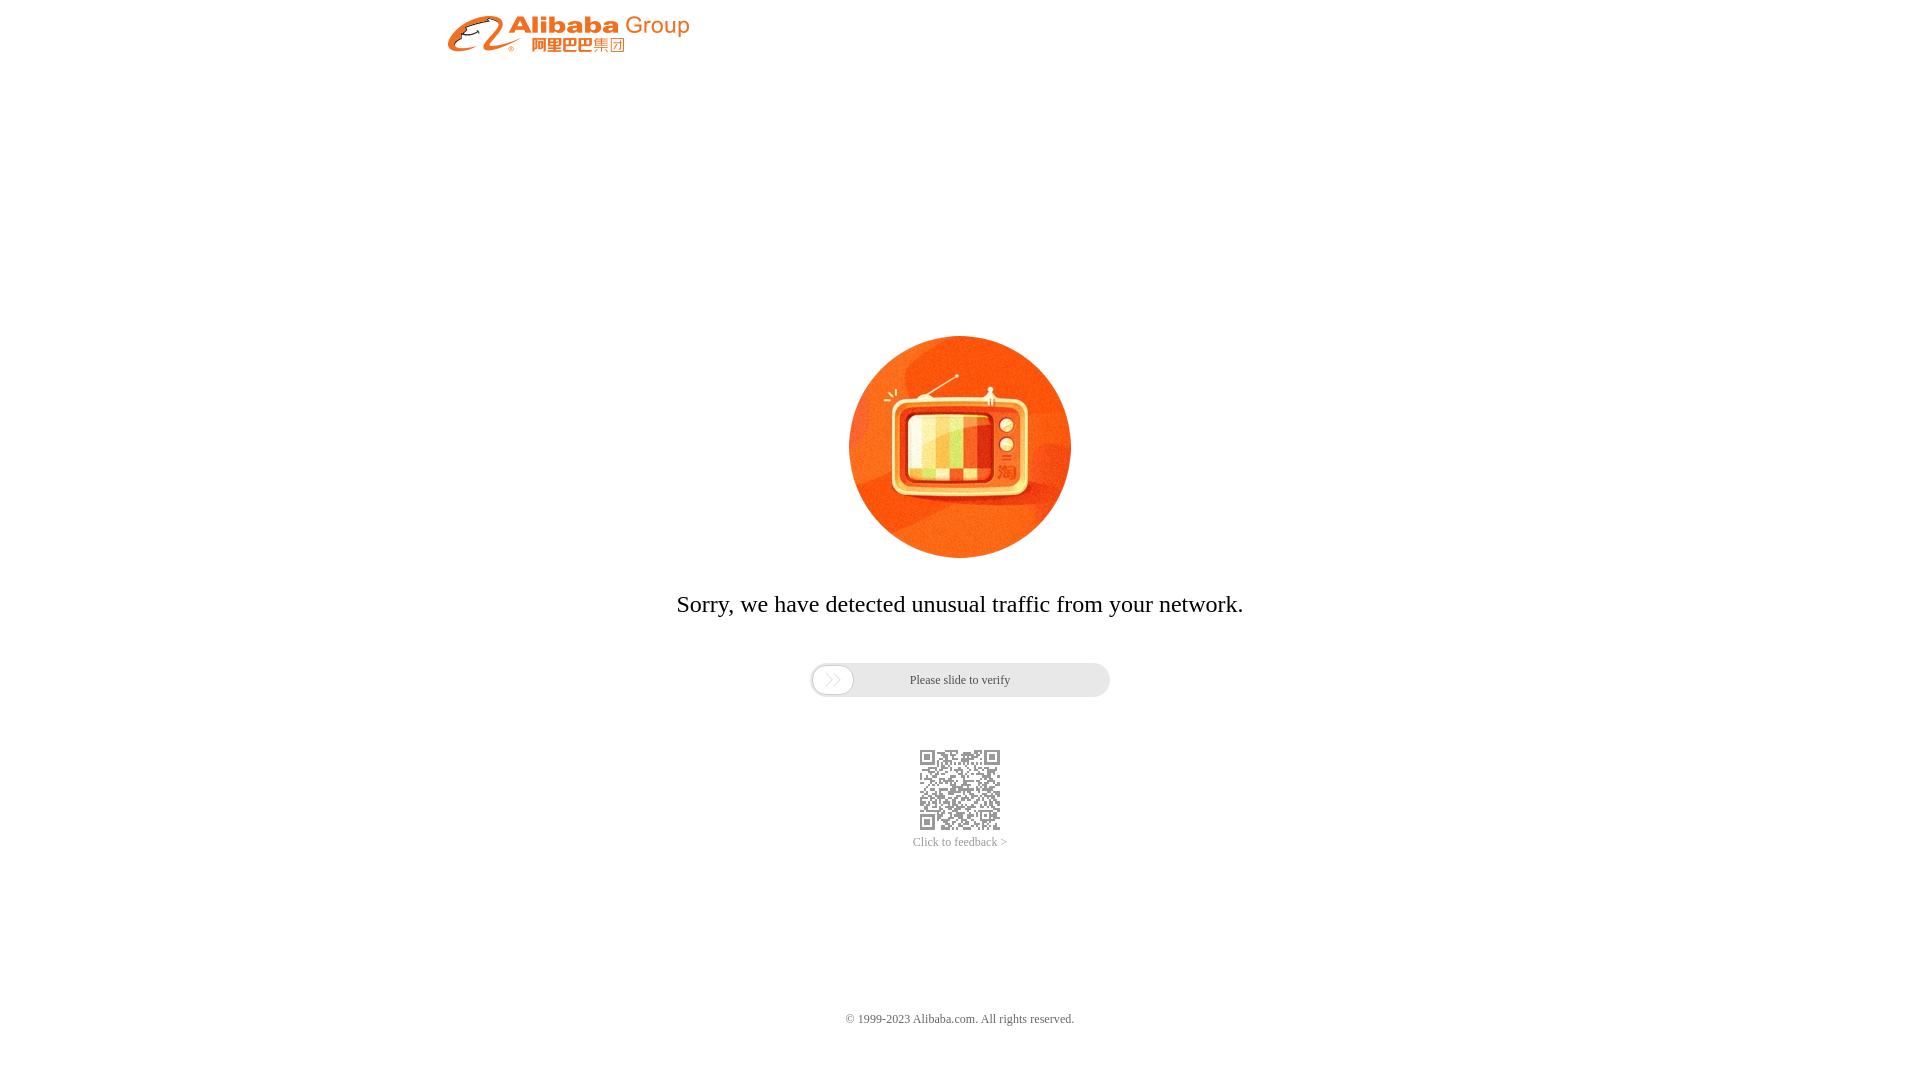 The width and height of the screenshot is (1920, 1080). What do you see at coordinates (960, 842) in the screenshot?
I see `'Click to feedback >'` at bounding box center [960, 842].